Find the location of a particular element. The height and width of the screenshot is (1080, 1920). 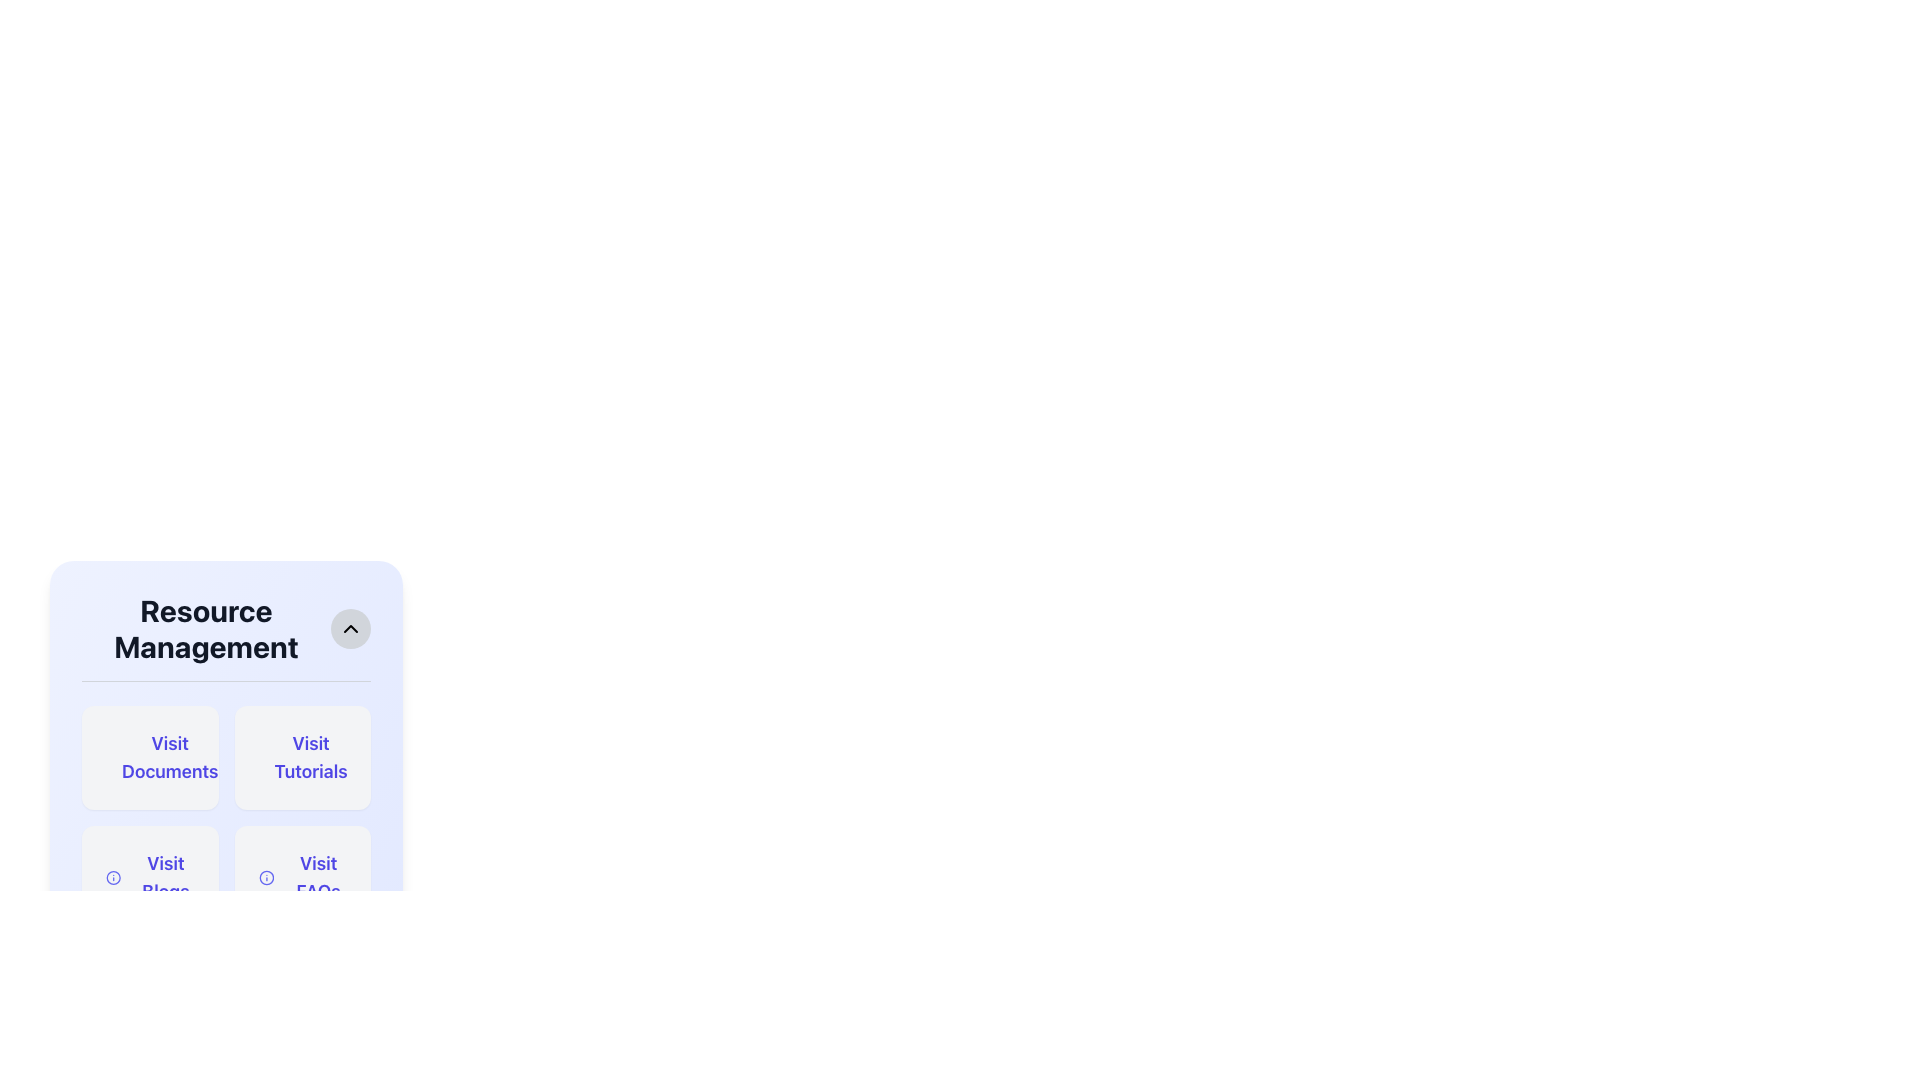

the Icon Button located at the top right corner of the Resource Management section to observe the background color change is located at coordinates (350, 627).